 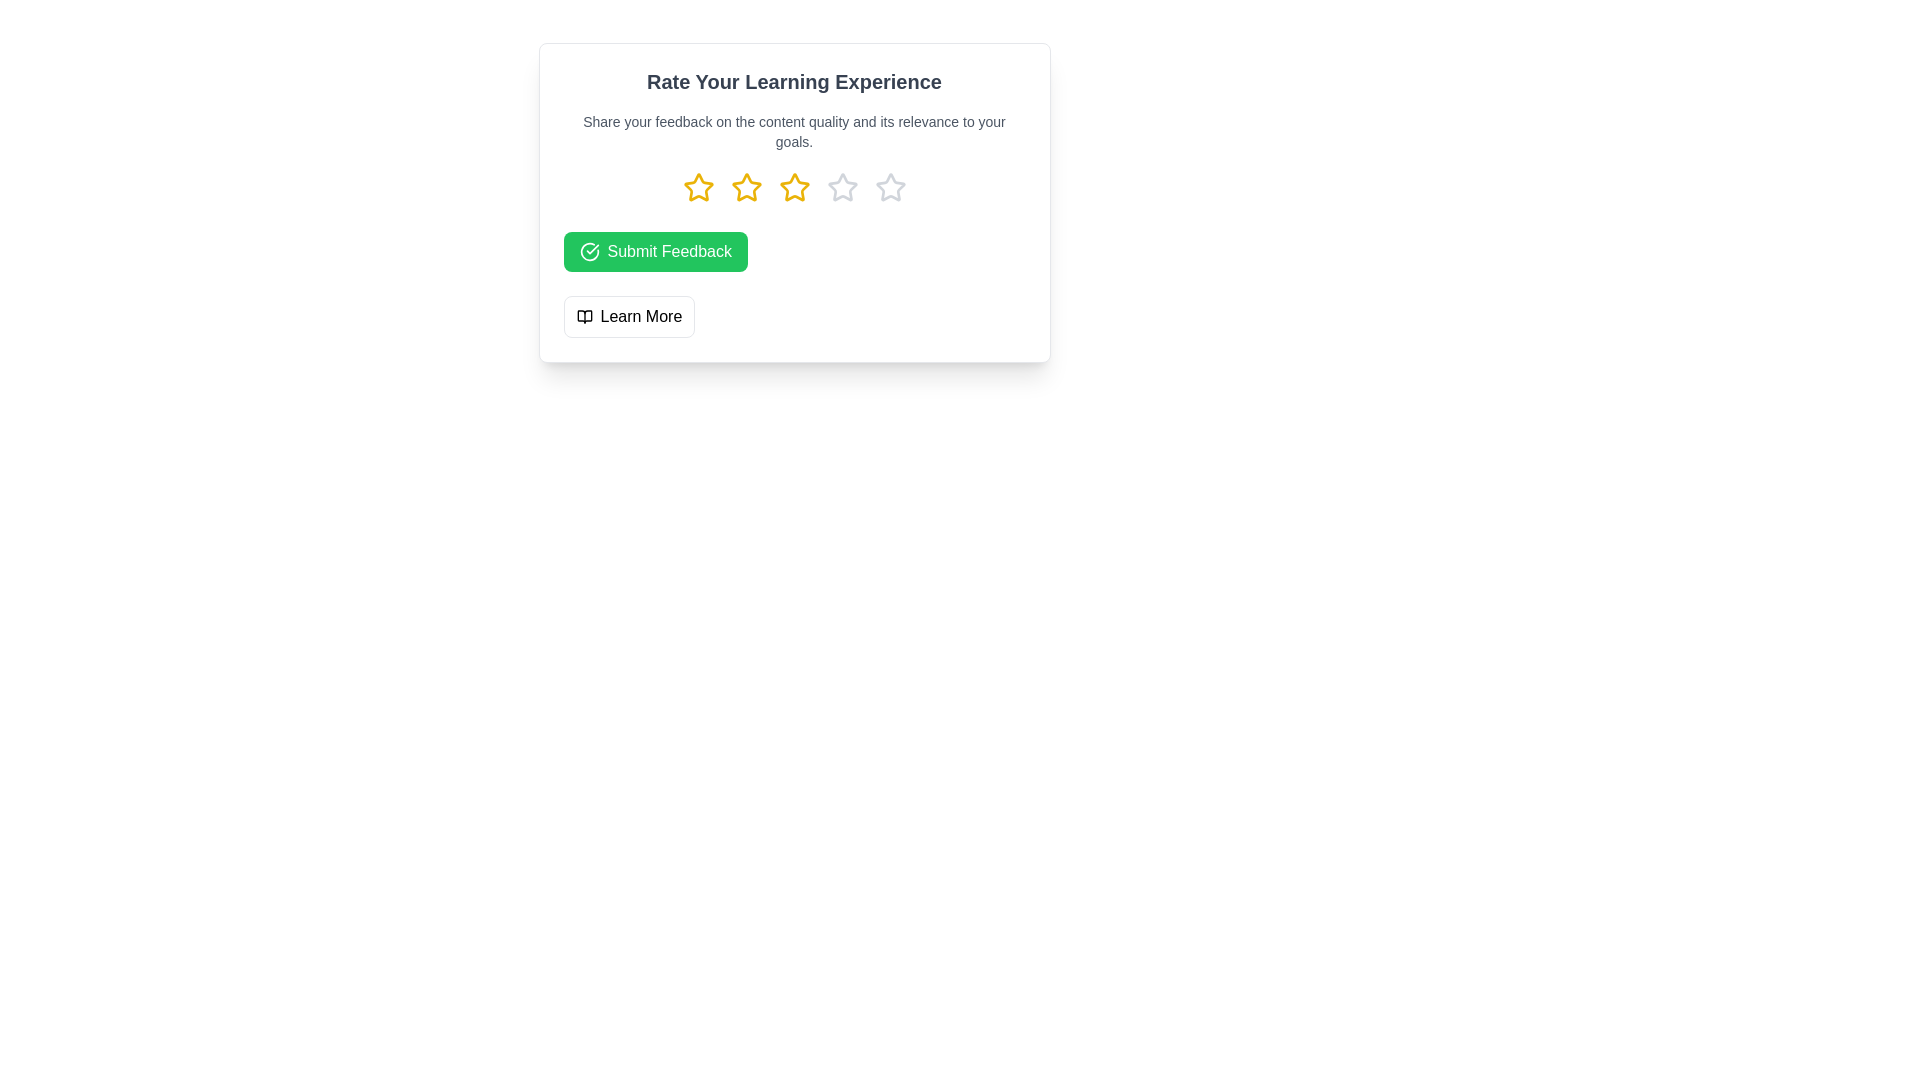 I want to click on the rating to 2 stars by clicking on the corresponding star, so click(x=745, y=188).